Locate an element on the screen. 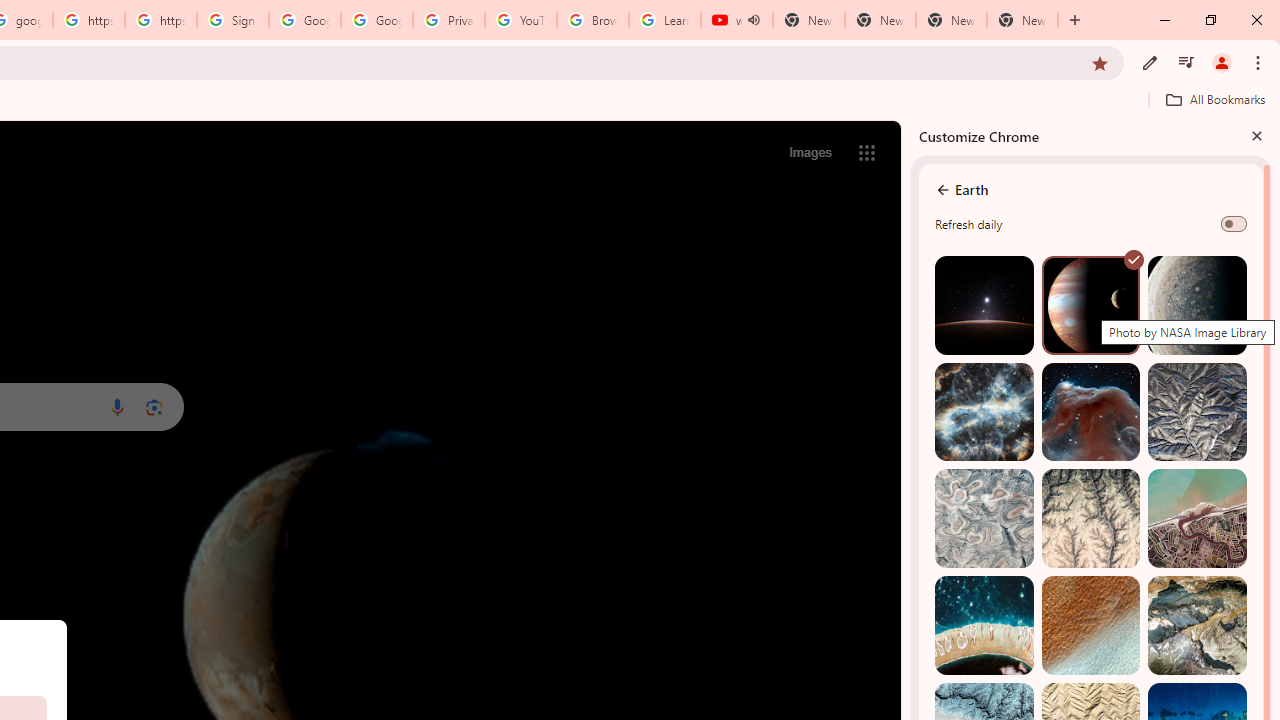  'Mute tab' is located at coordinates (752, 20).